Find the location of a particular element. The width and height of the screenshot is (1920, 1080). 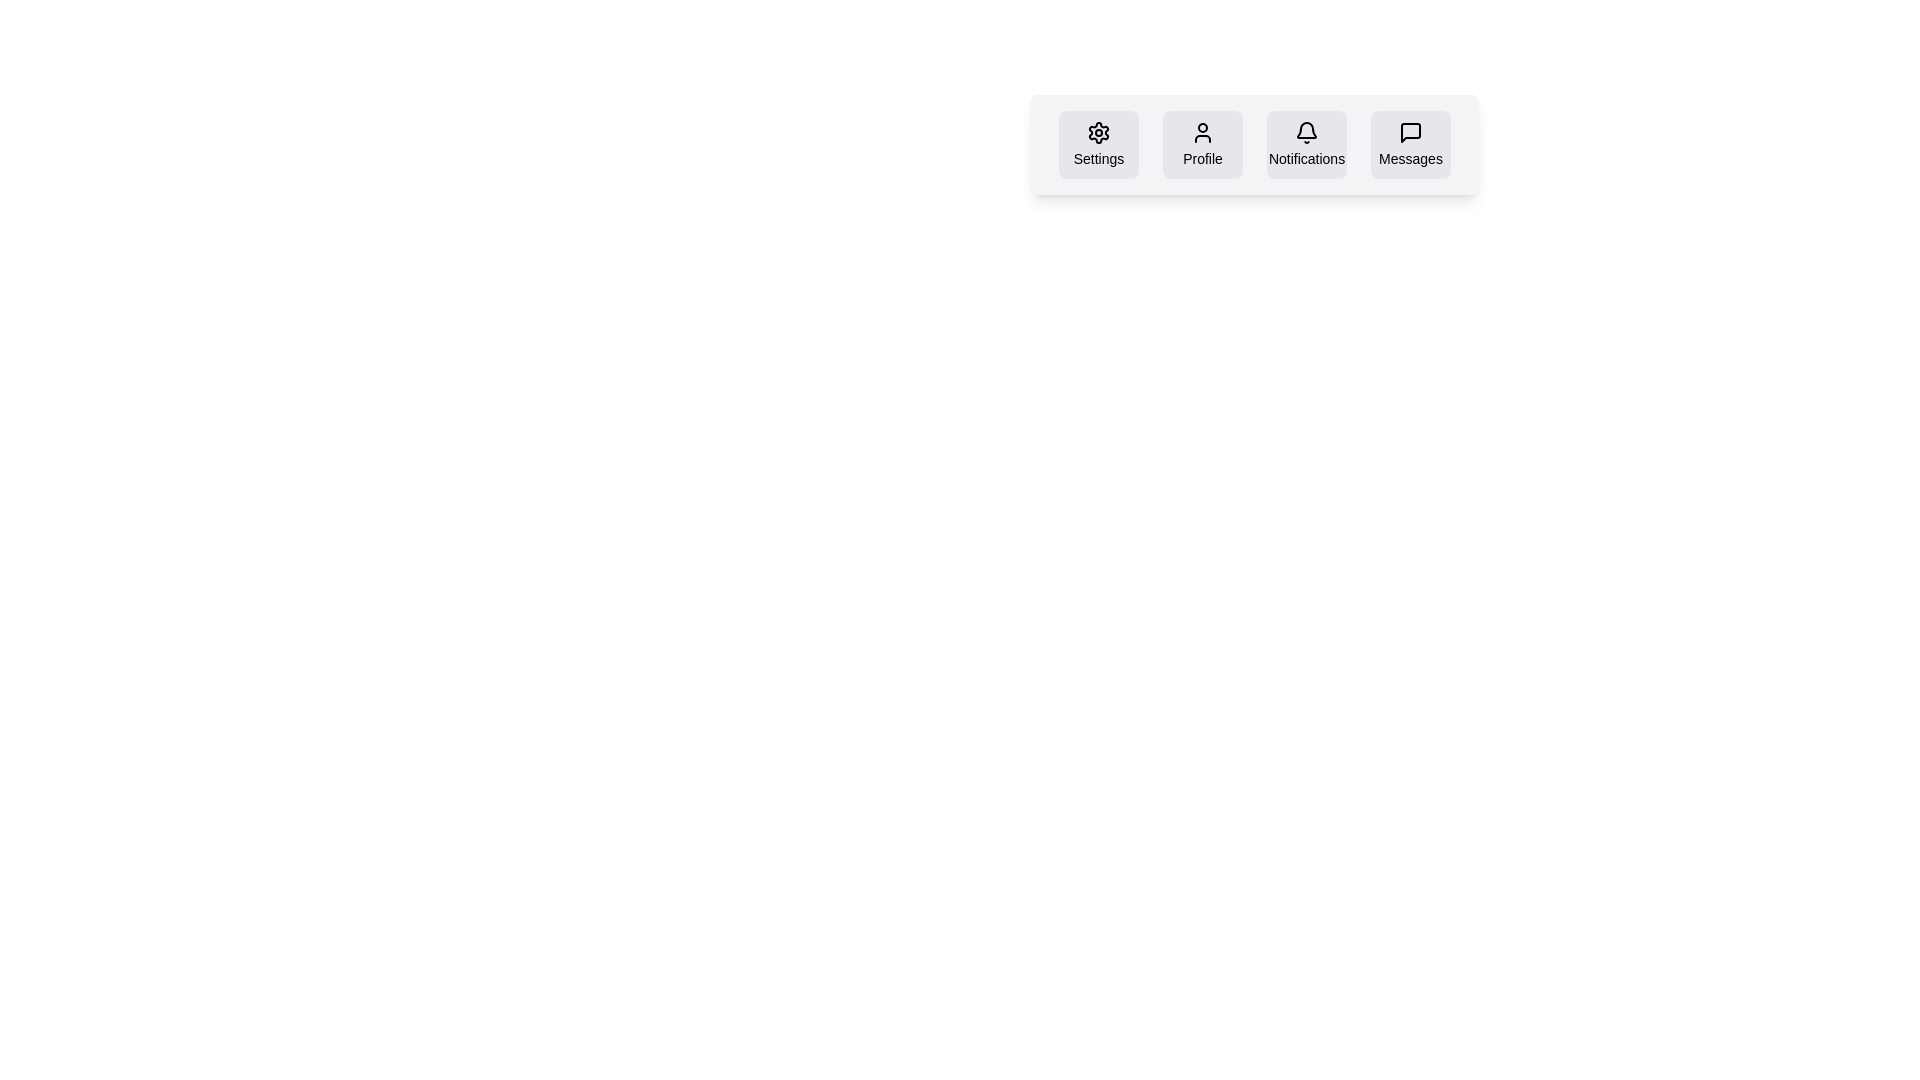

the 'Profile' button, which is a light gray rectangular button with a rounded border, featuring a user silhouette icon and the label 'Profile' below it is located at coordinates (1202, 144).